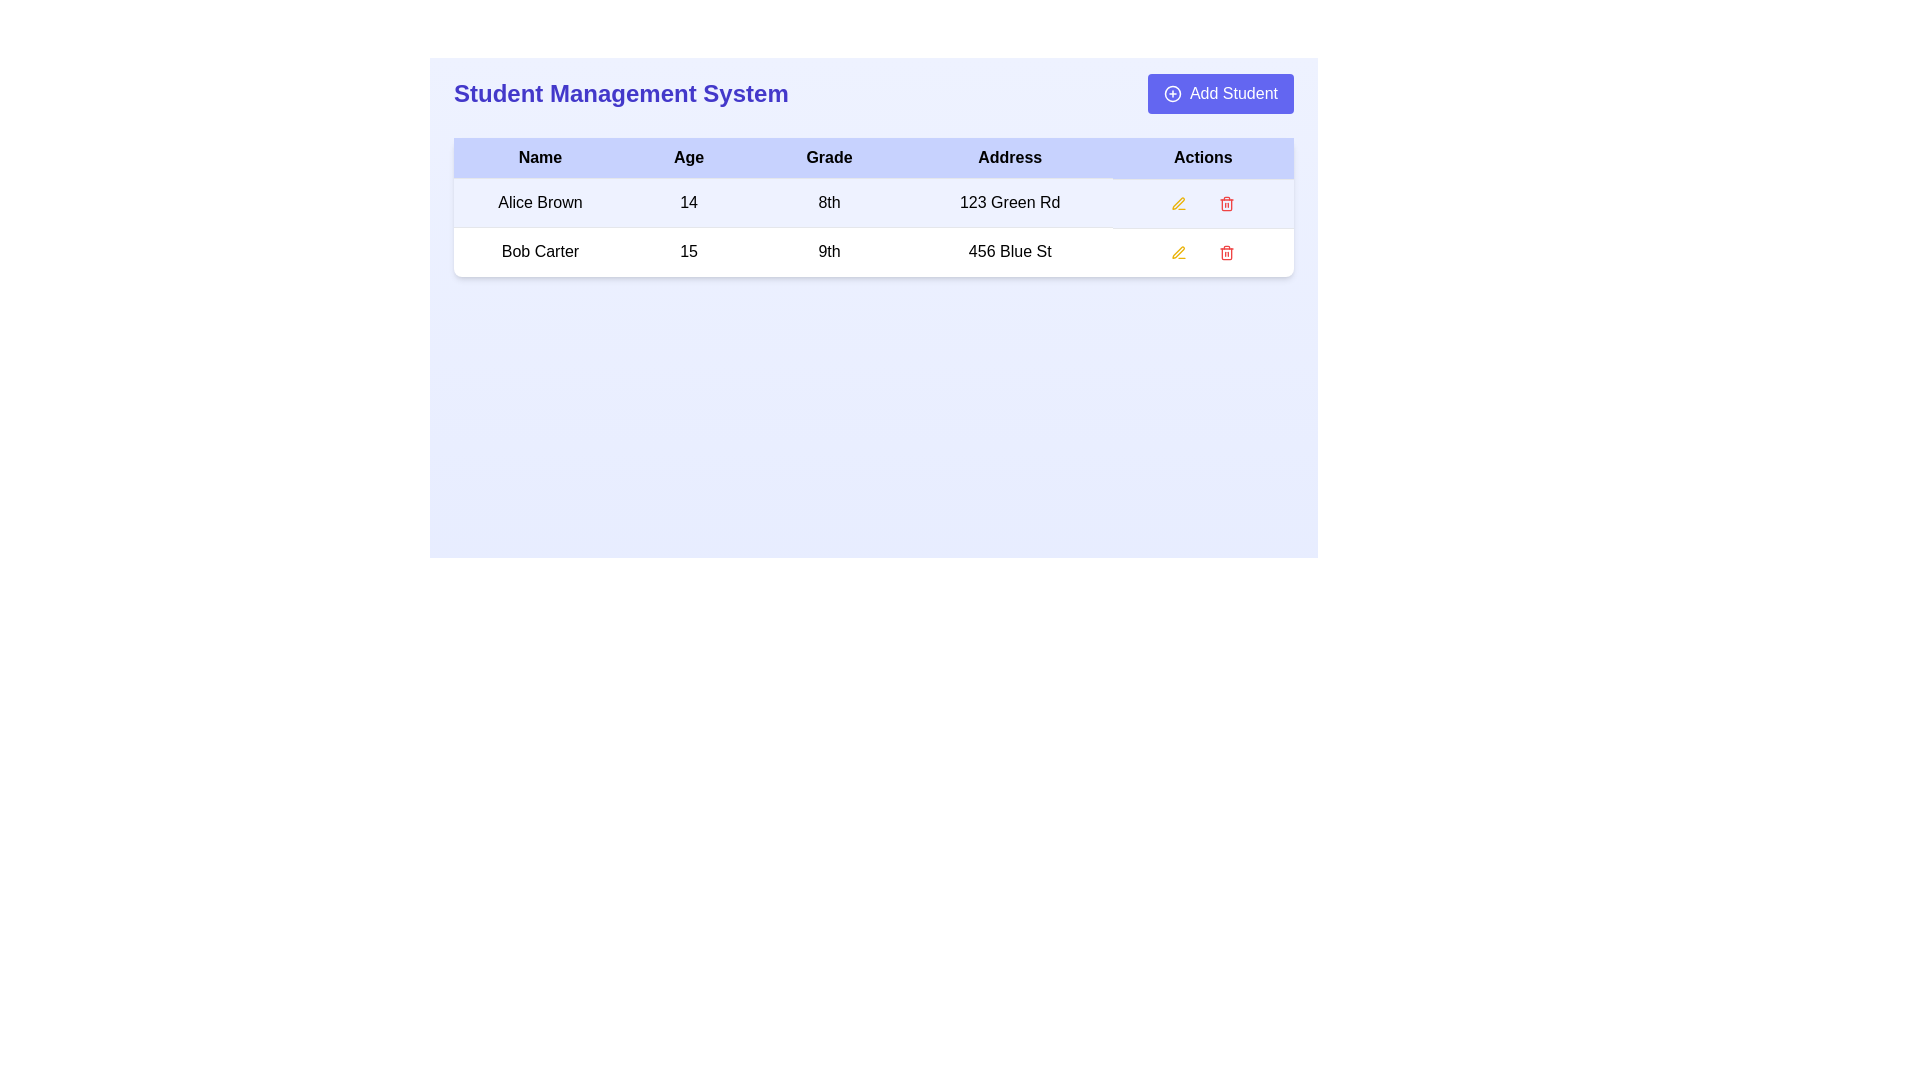  What do you see at coordinates (1010, 157) in the screenshot?
I see `the text label 'Address' in bold, black font located in the fourth header of the table, positioned between 'Grade' and 'Actions'` at bounding box center [1010, 157].